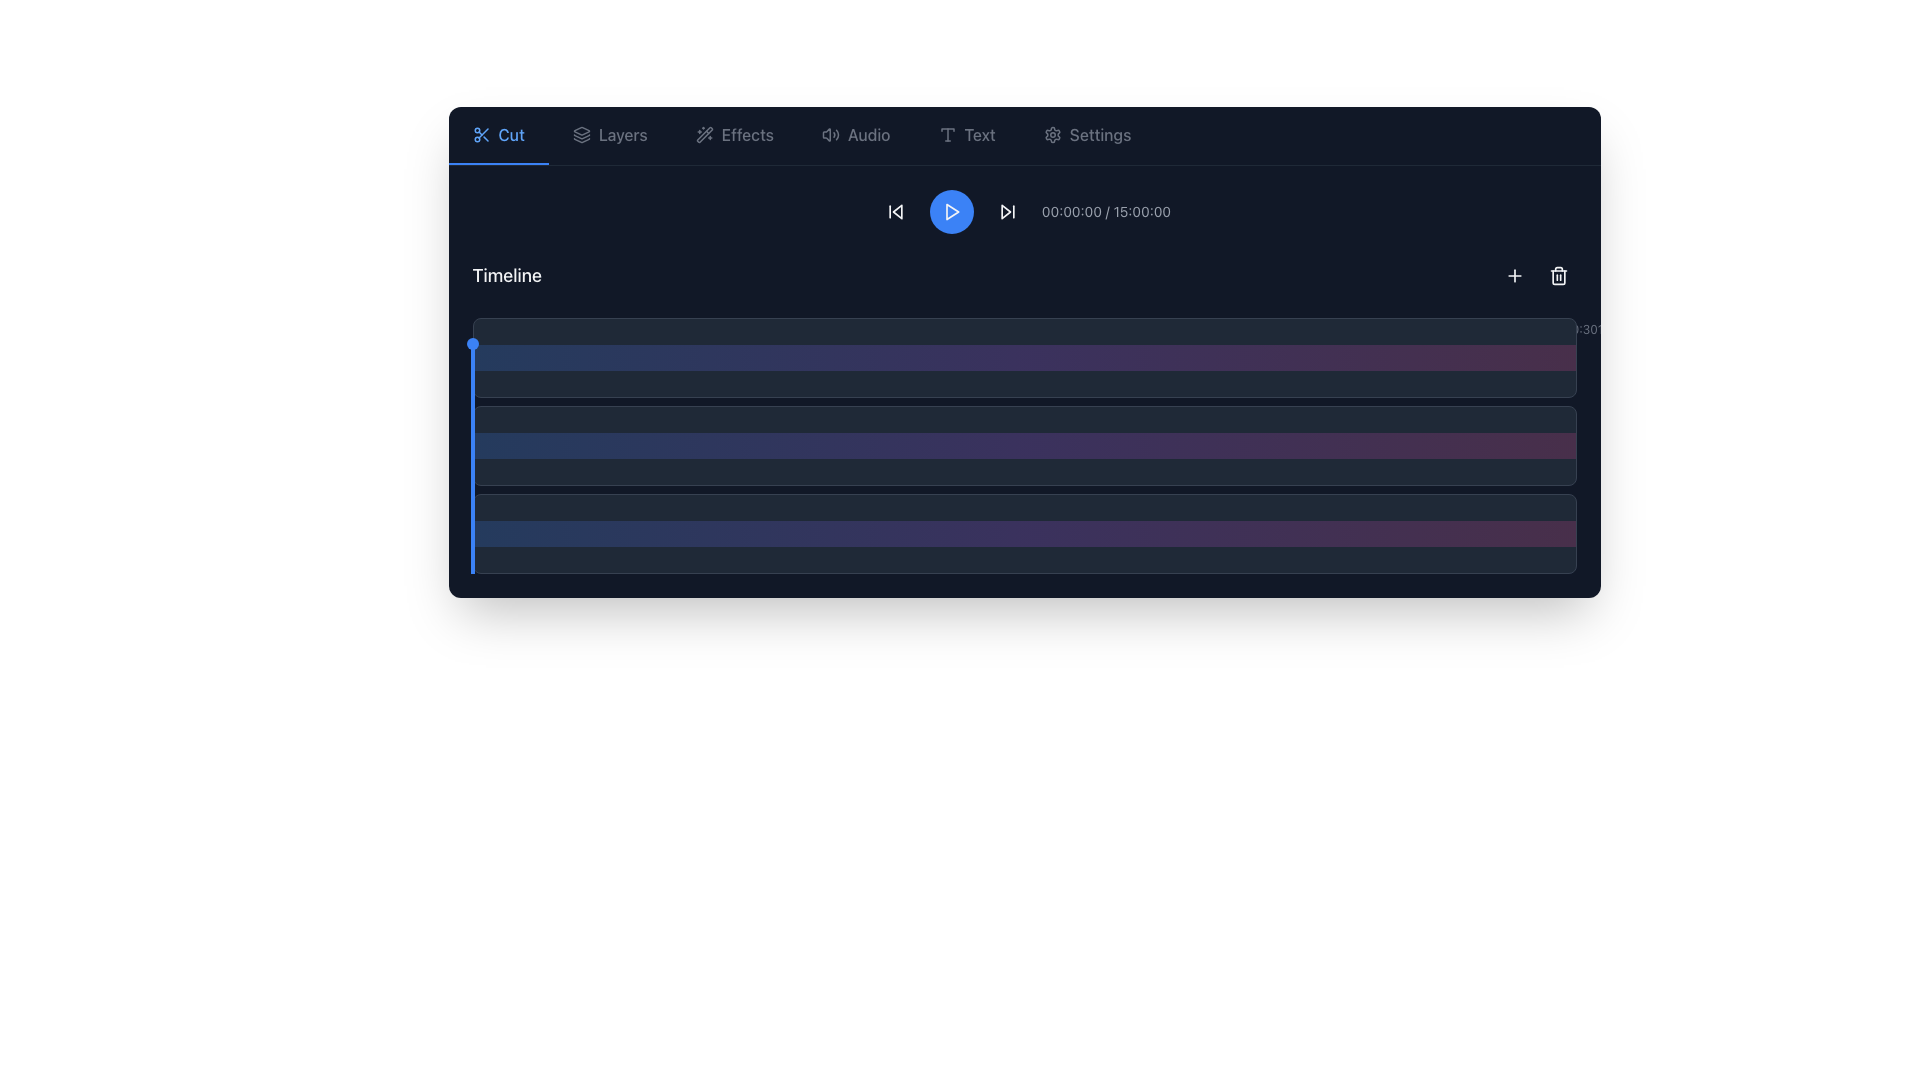 This screenshot has width=1920, height=1080. What do you see at coordinates (1557, 276) in the screenshot?
I see `the trash bin icon button, which is a small icon with a modern outline style located at the top-right corner of the horizontal bar interface, to trigger a tooltip or visual feedback` at bounding box center [1557, 276].